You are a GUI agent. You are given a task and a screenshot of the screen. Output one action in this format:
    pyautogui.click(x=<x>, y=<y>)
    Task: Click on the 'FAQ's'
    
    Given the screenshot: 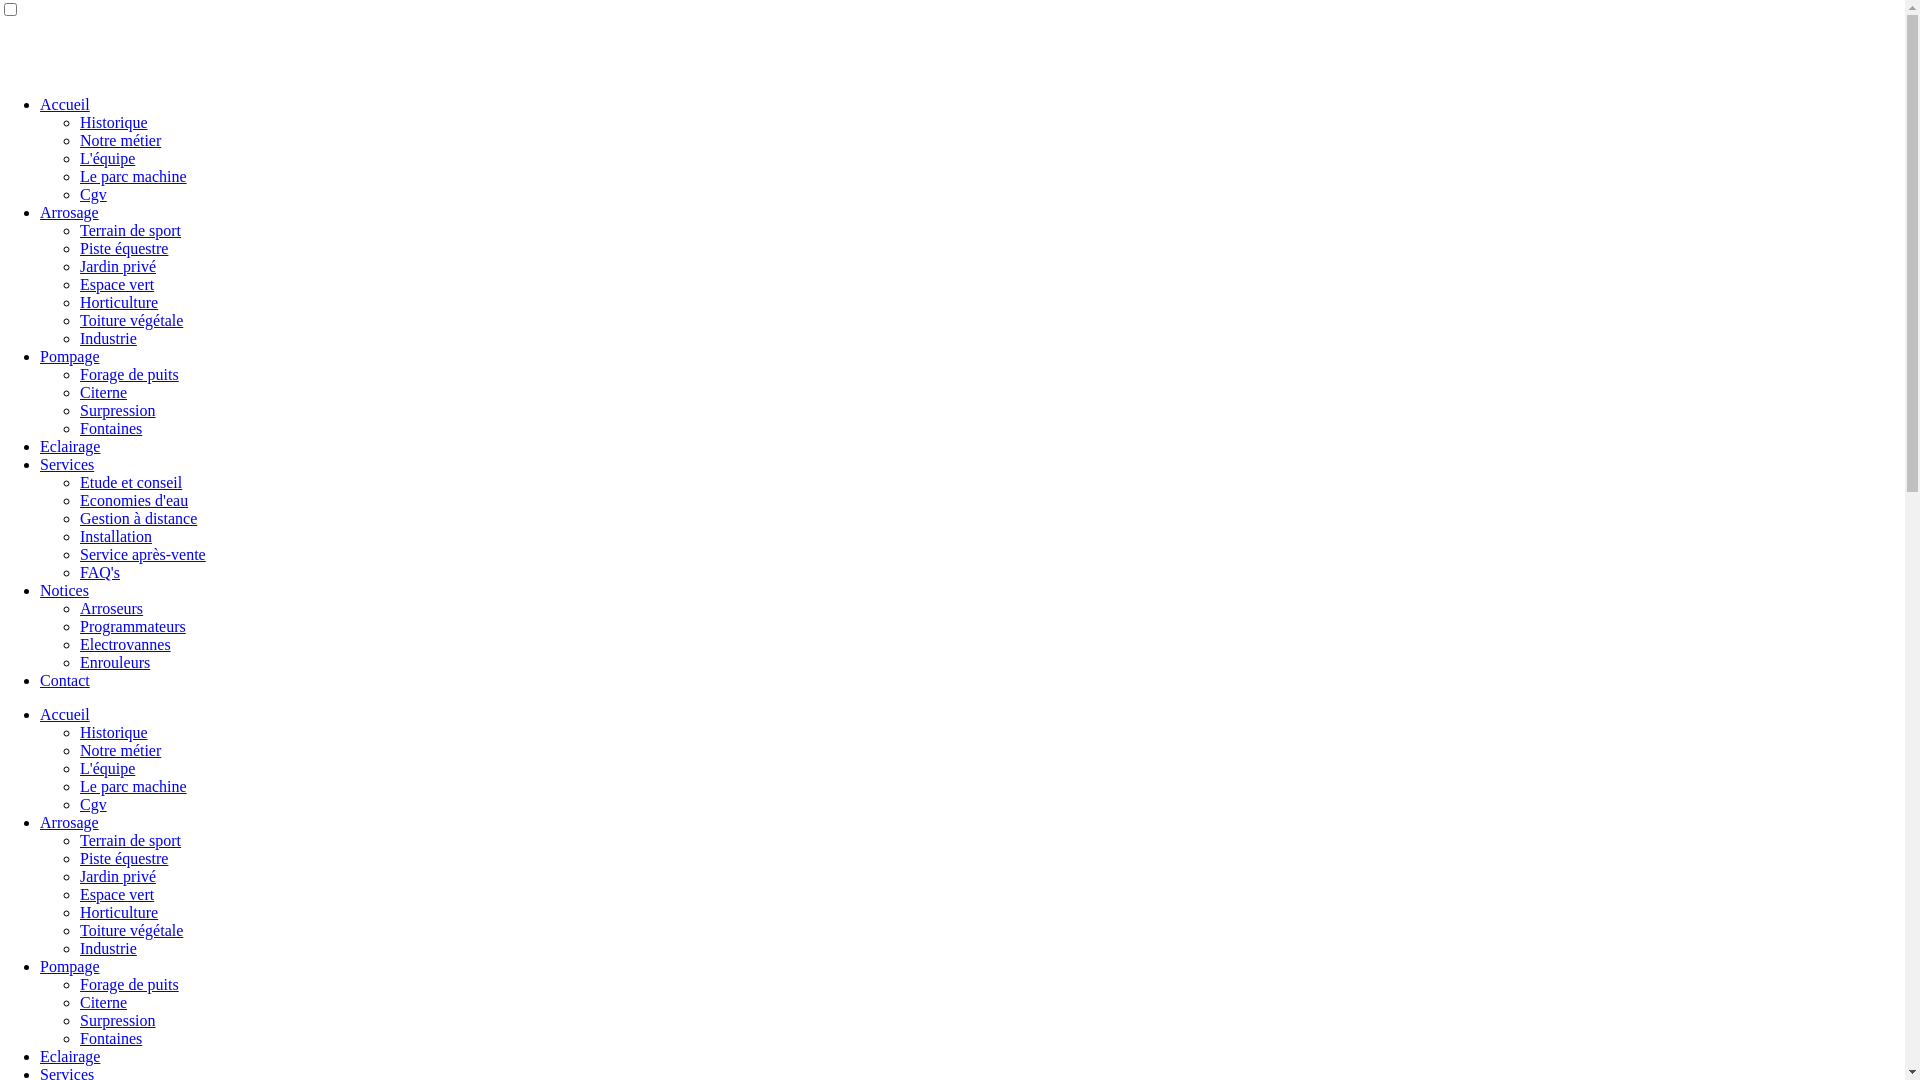 What is the action you would take?
    pyautogui.click(x=99, y=572)
    